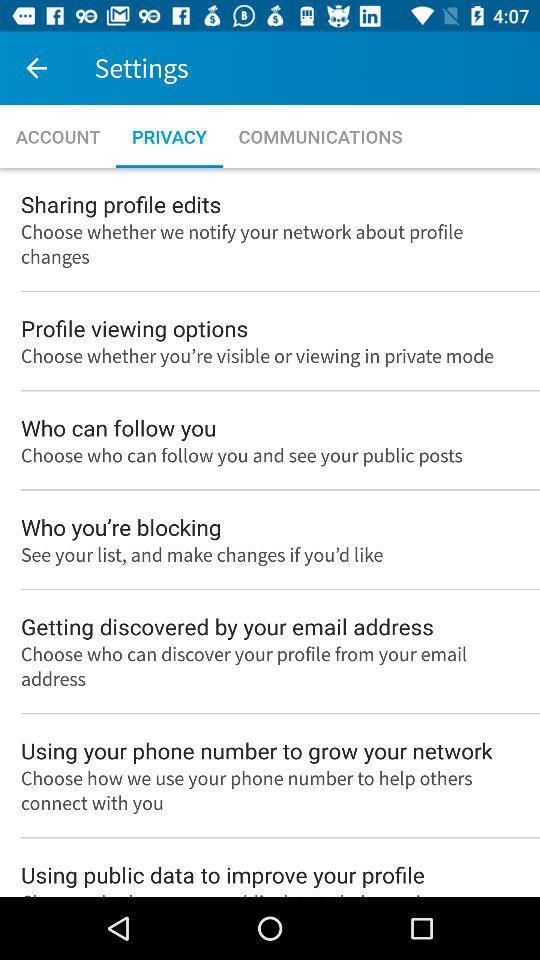 The height and width of the screenshot is (960, 540). What do you see at coordinates (36, 68) in the screenshot?
I see `icon above the account` at bounding box center [36, 68].